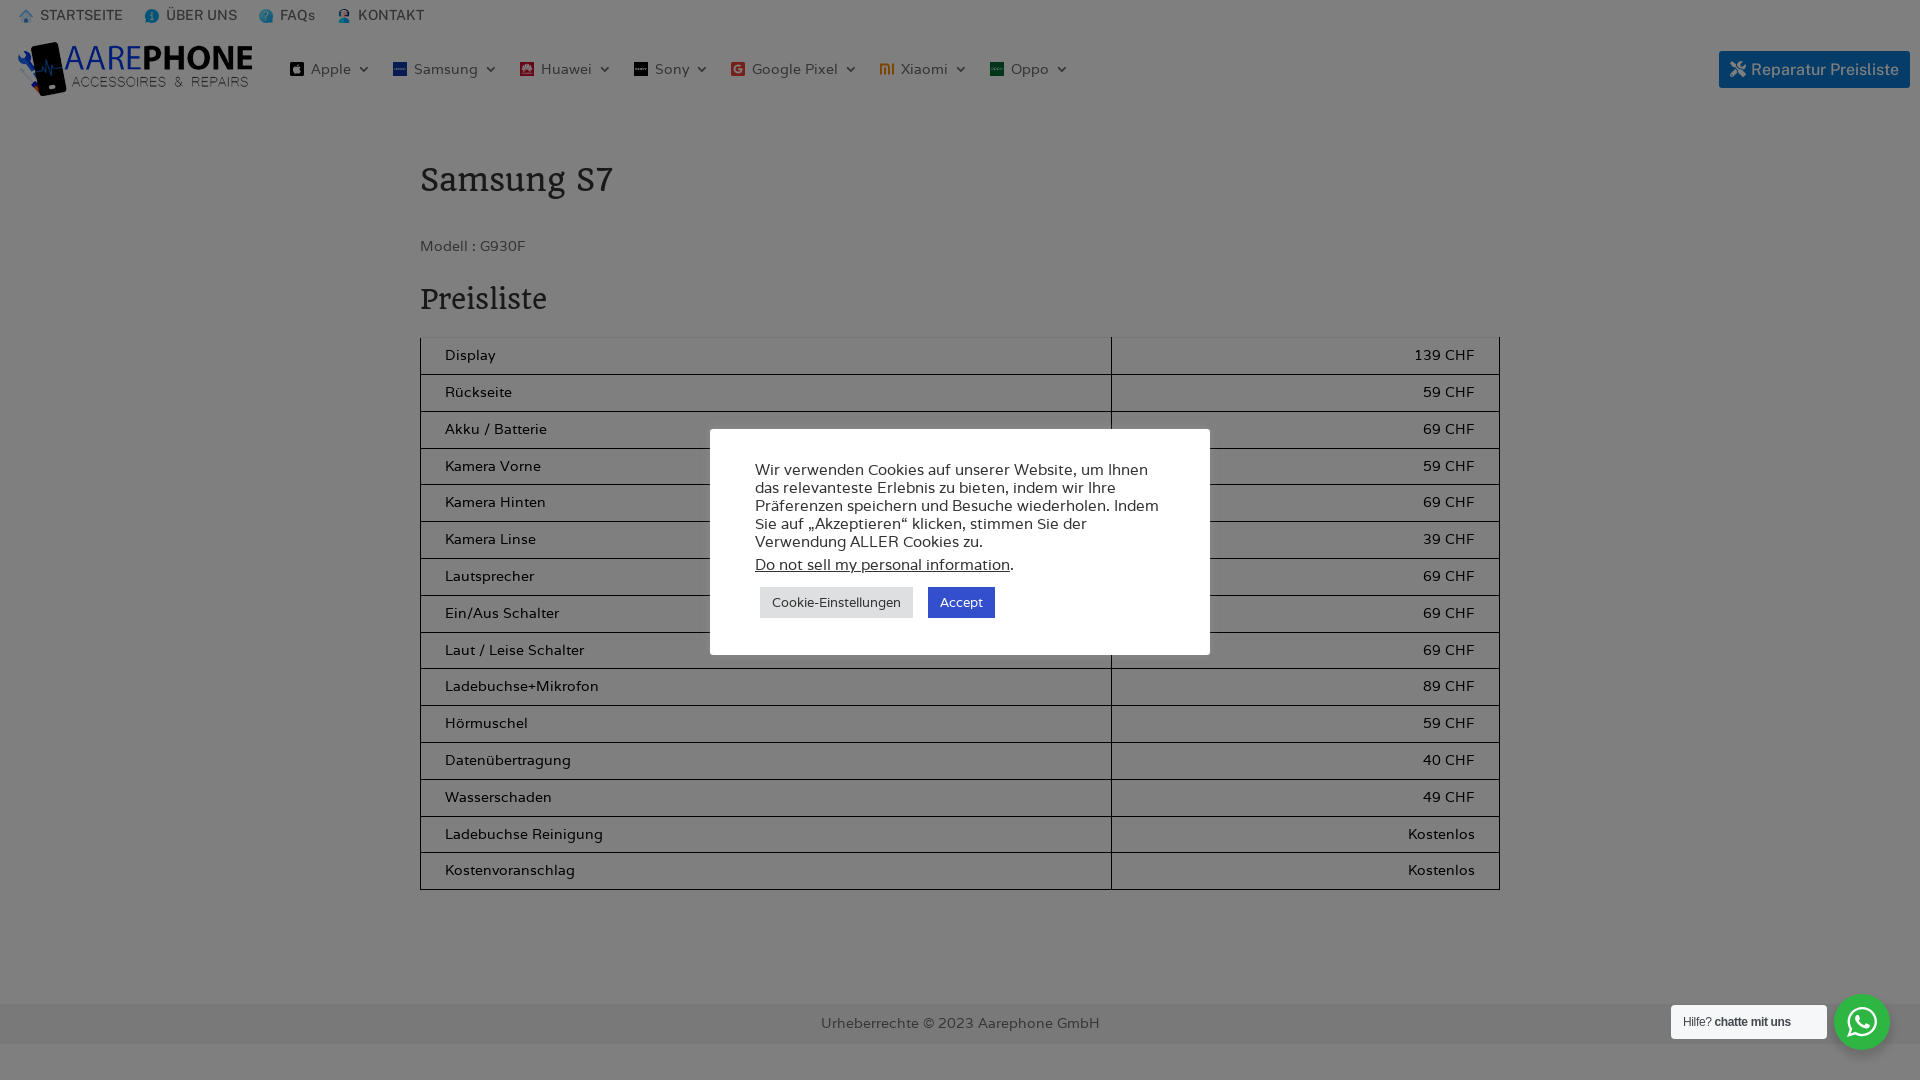 The image size is (1920, 1080). Describe the element at coordinates (565, 68) in the screenshot. I see `'Huawei'` at that location.